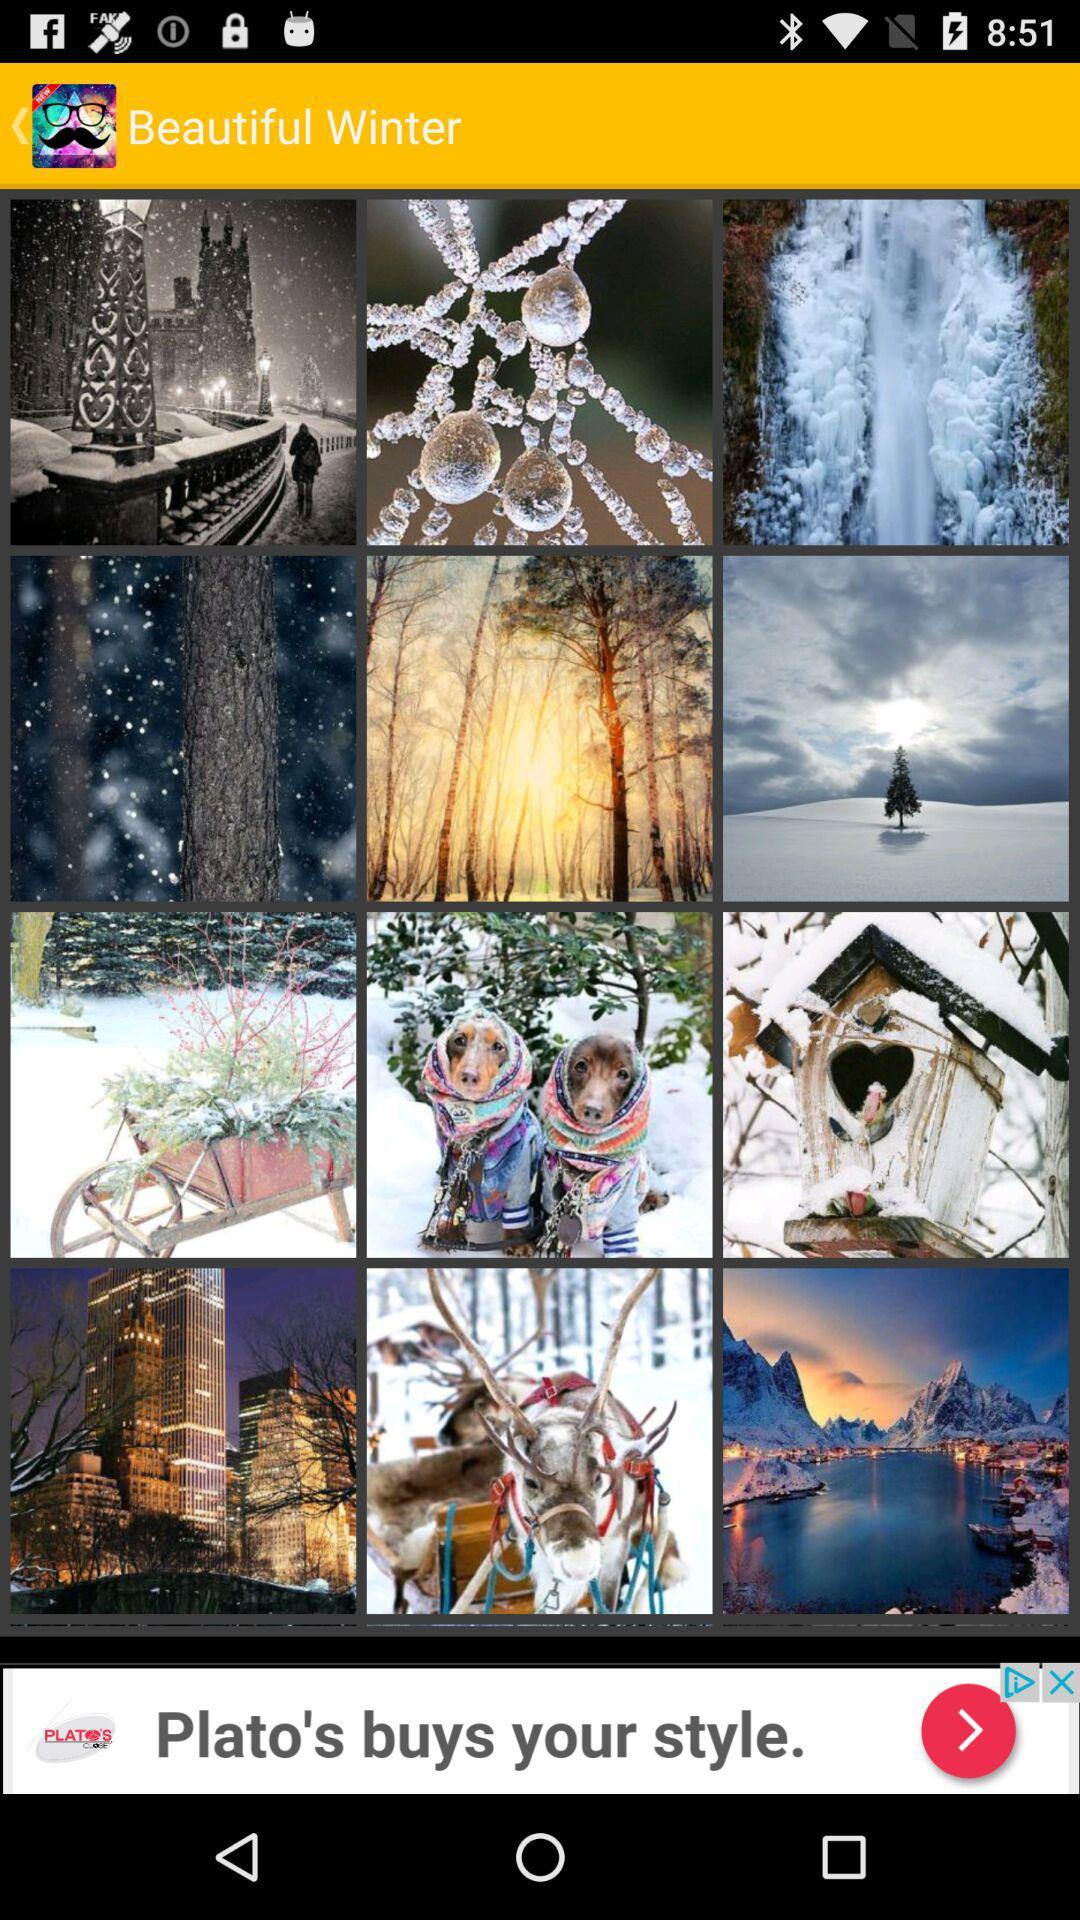 This screenshot has width=1080, height=1920. Describe the element at coordinates (540, 1727) in the screenshot. I see `bit news` at that location.